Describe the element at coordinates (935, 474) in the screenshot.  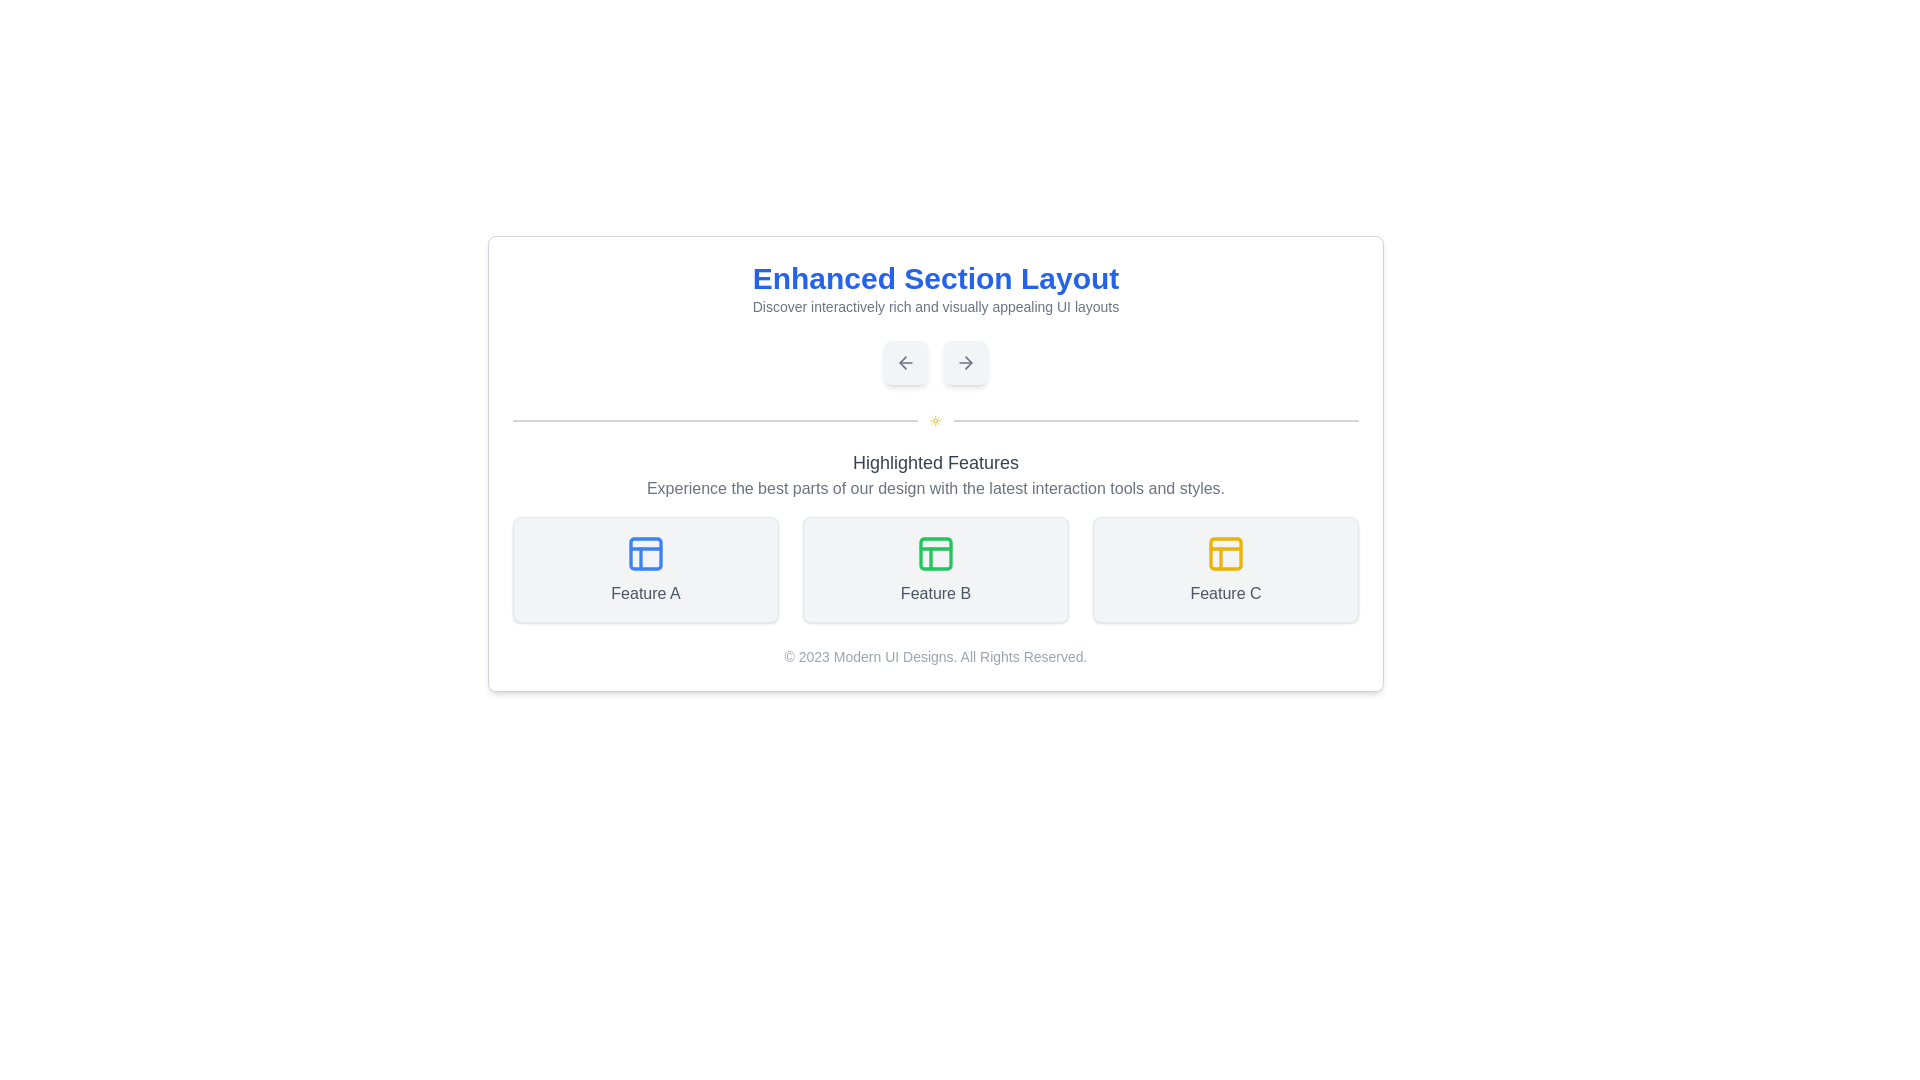
I see `heading and description of the 'Highlighted Features' text block, which is located below the main title 'Enhanced Section Layout' and above the feature cards` at that location.